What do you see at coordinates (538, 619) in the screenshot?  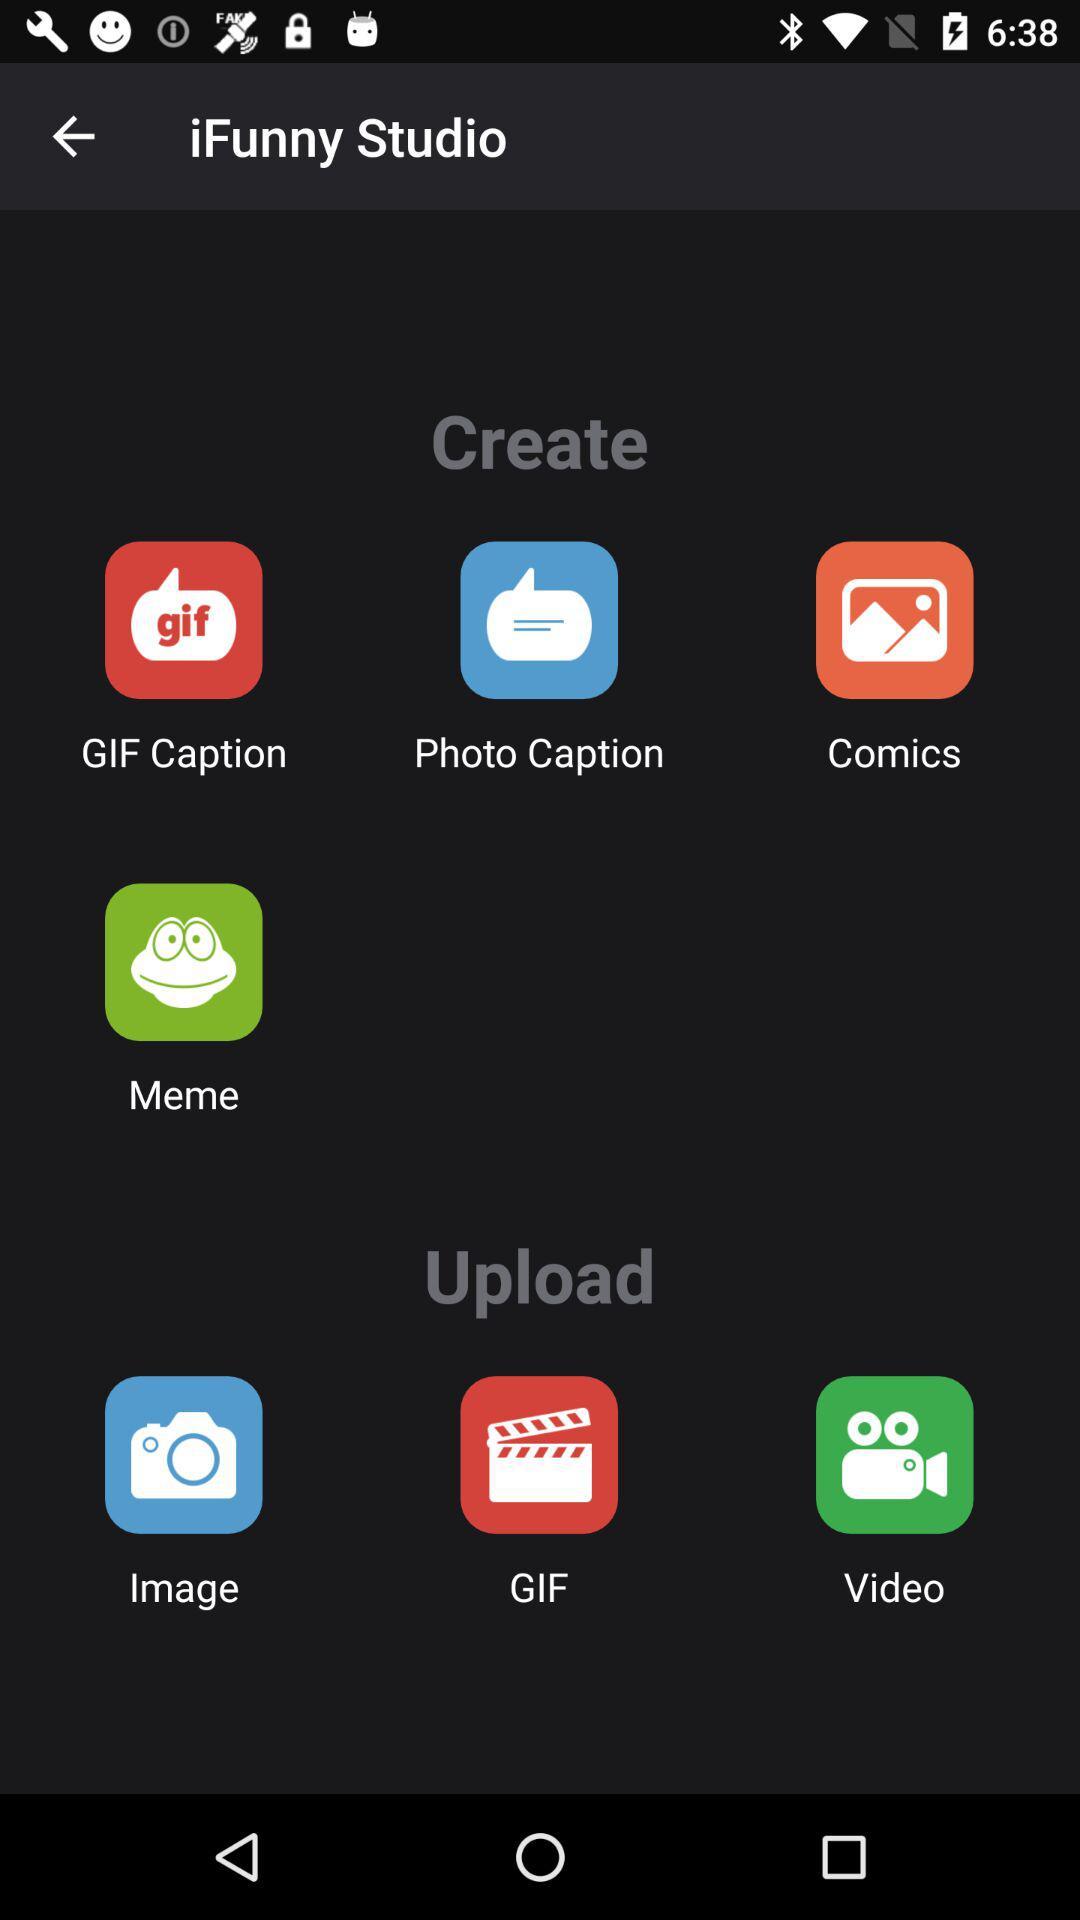 I see `the chat icon` at bounding box center [538, 619].